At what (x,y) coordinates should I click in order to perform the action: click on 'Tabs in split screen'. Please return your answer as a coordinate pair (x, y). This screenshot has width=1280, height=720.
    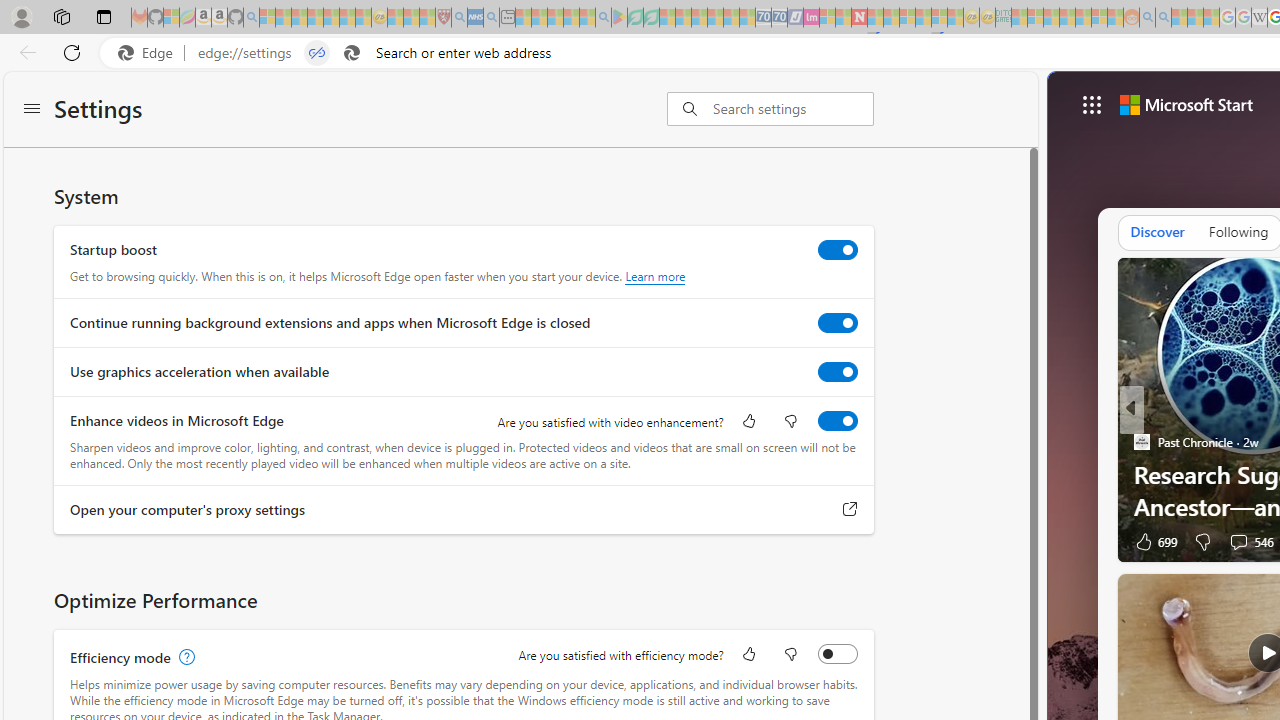
    Looking at the image, I should click on (316, 52).